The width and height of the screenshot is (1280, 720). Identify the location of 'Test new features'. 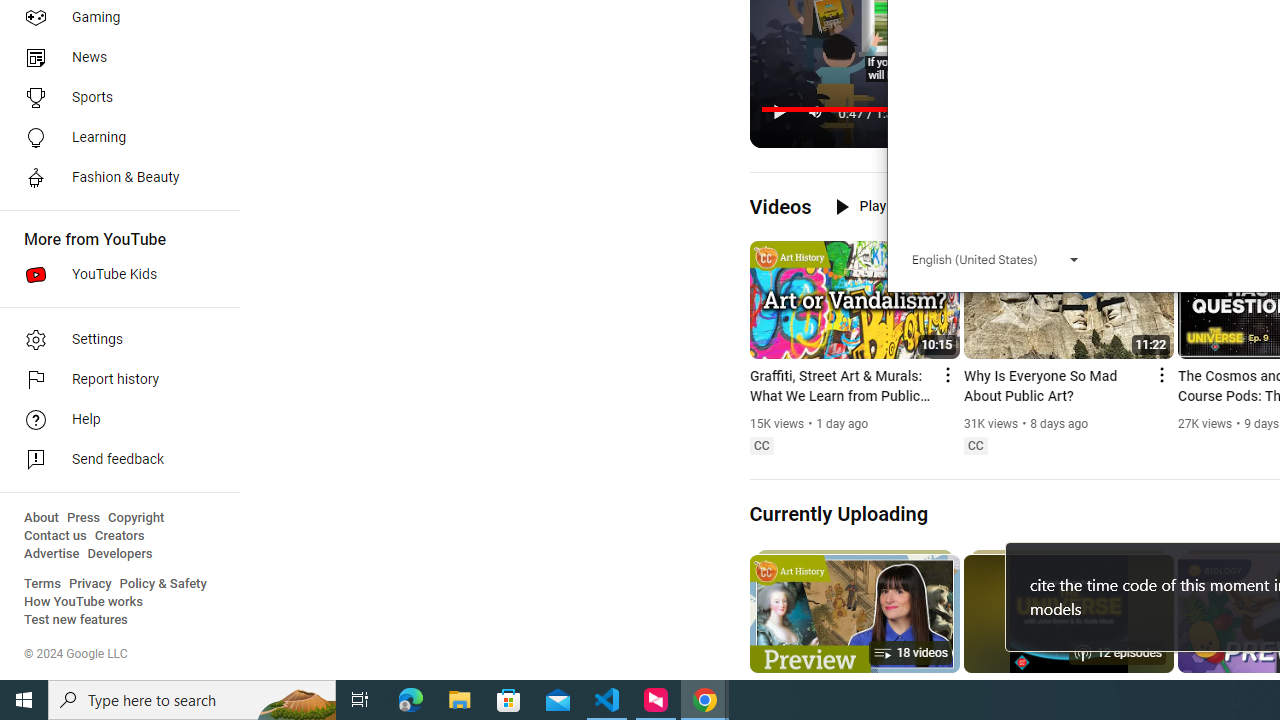
(76, 619).